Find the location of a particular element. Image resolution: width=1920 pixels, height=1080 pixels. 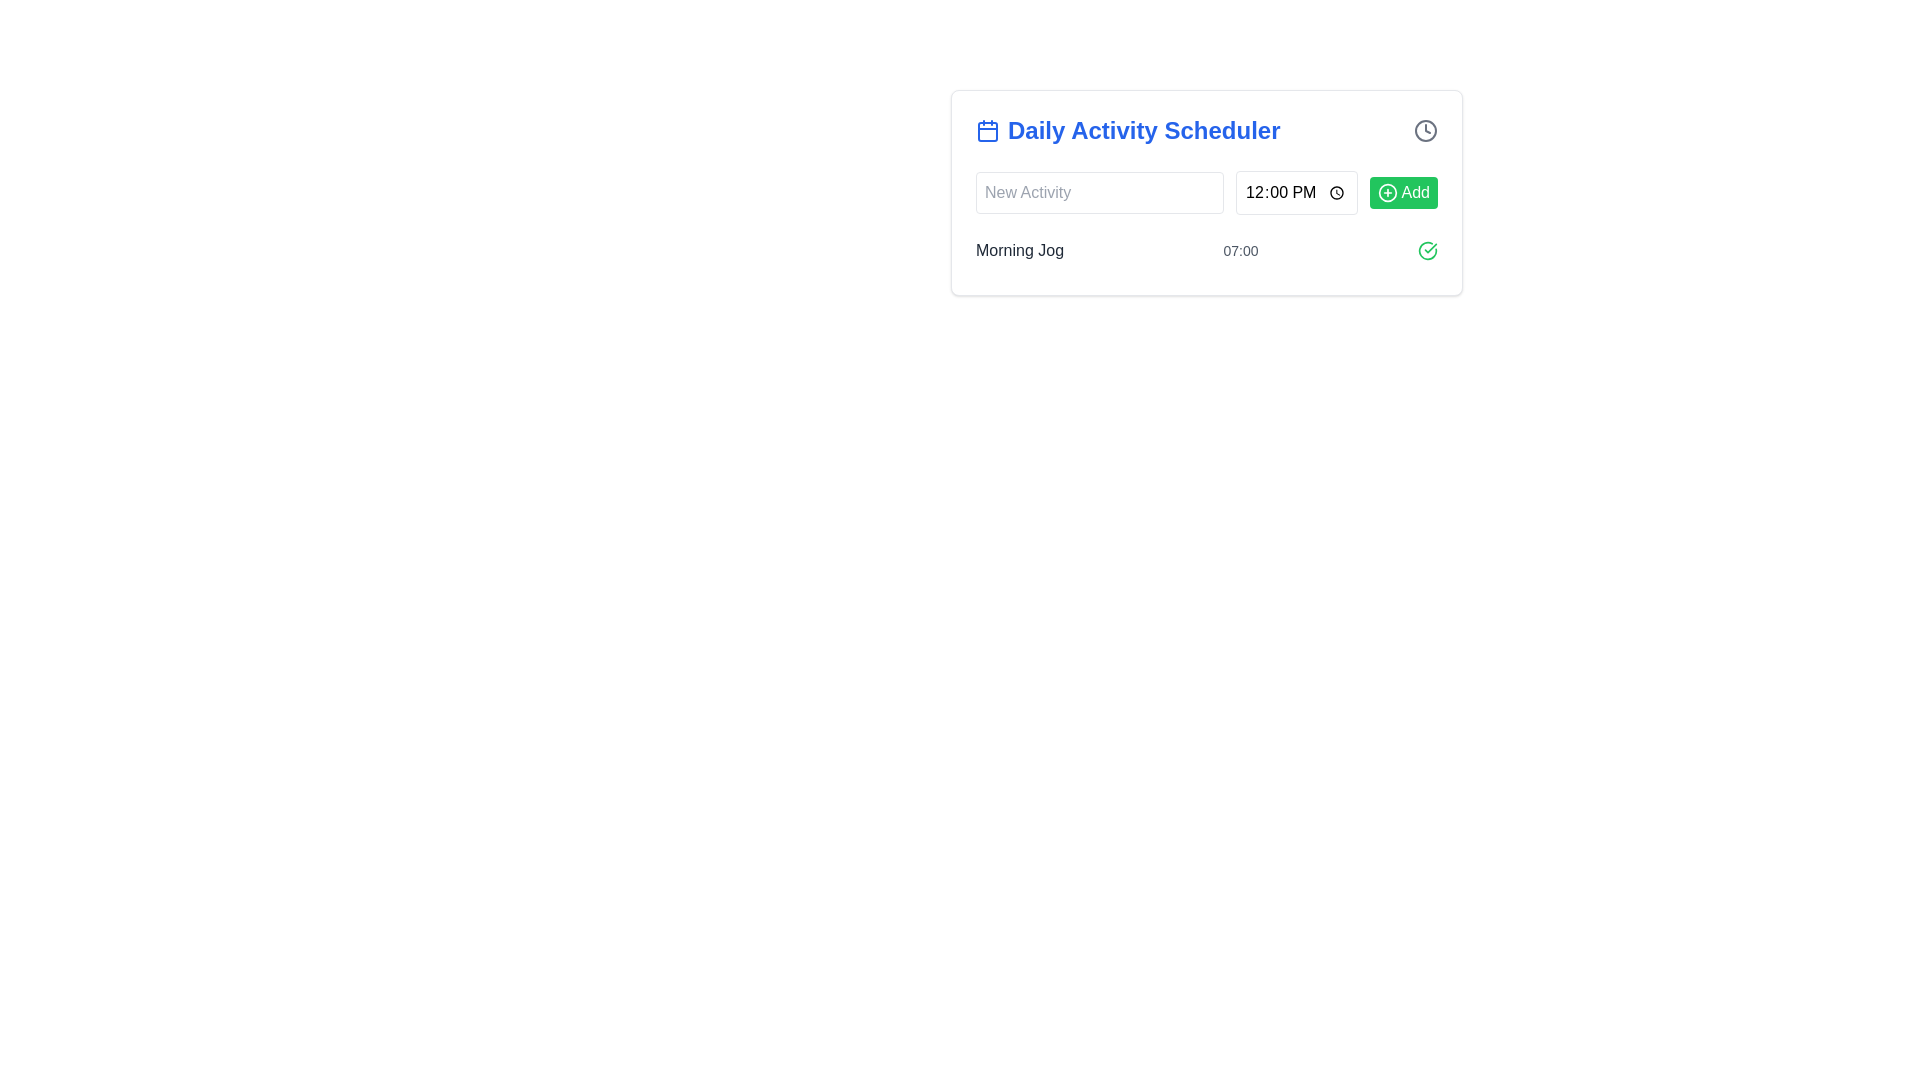

the status indicator icon that shows the completion of the 'Morning Jog' activity, located at the far-right edge of the row aligned with 'Morning Jog' and '07:00' is located at coordinates (1427, 249).